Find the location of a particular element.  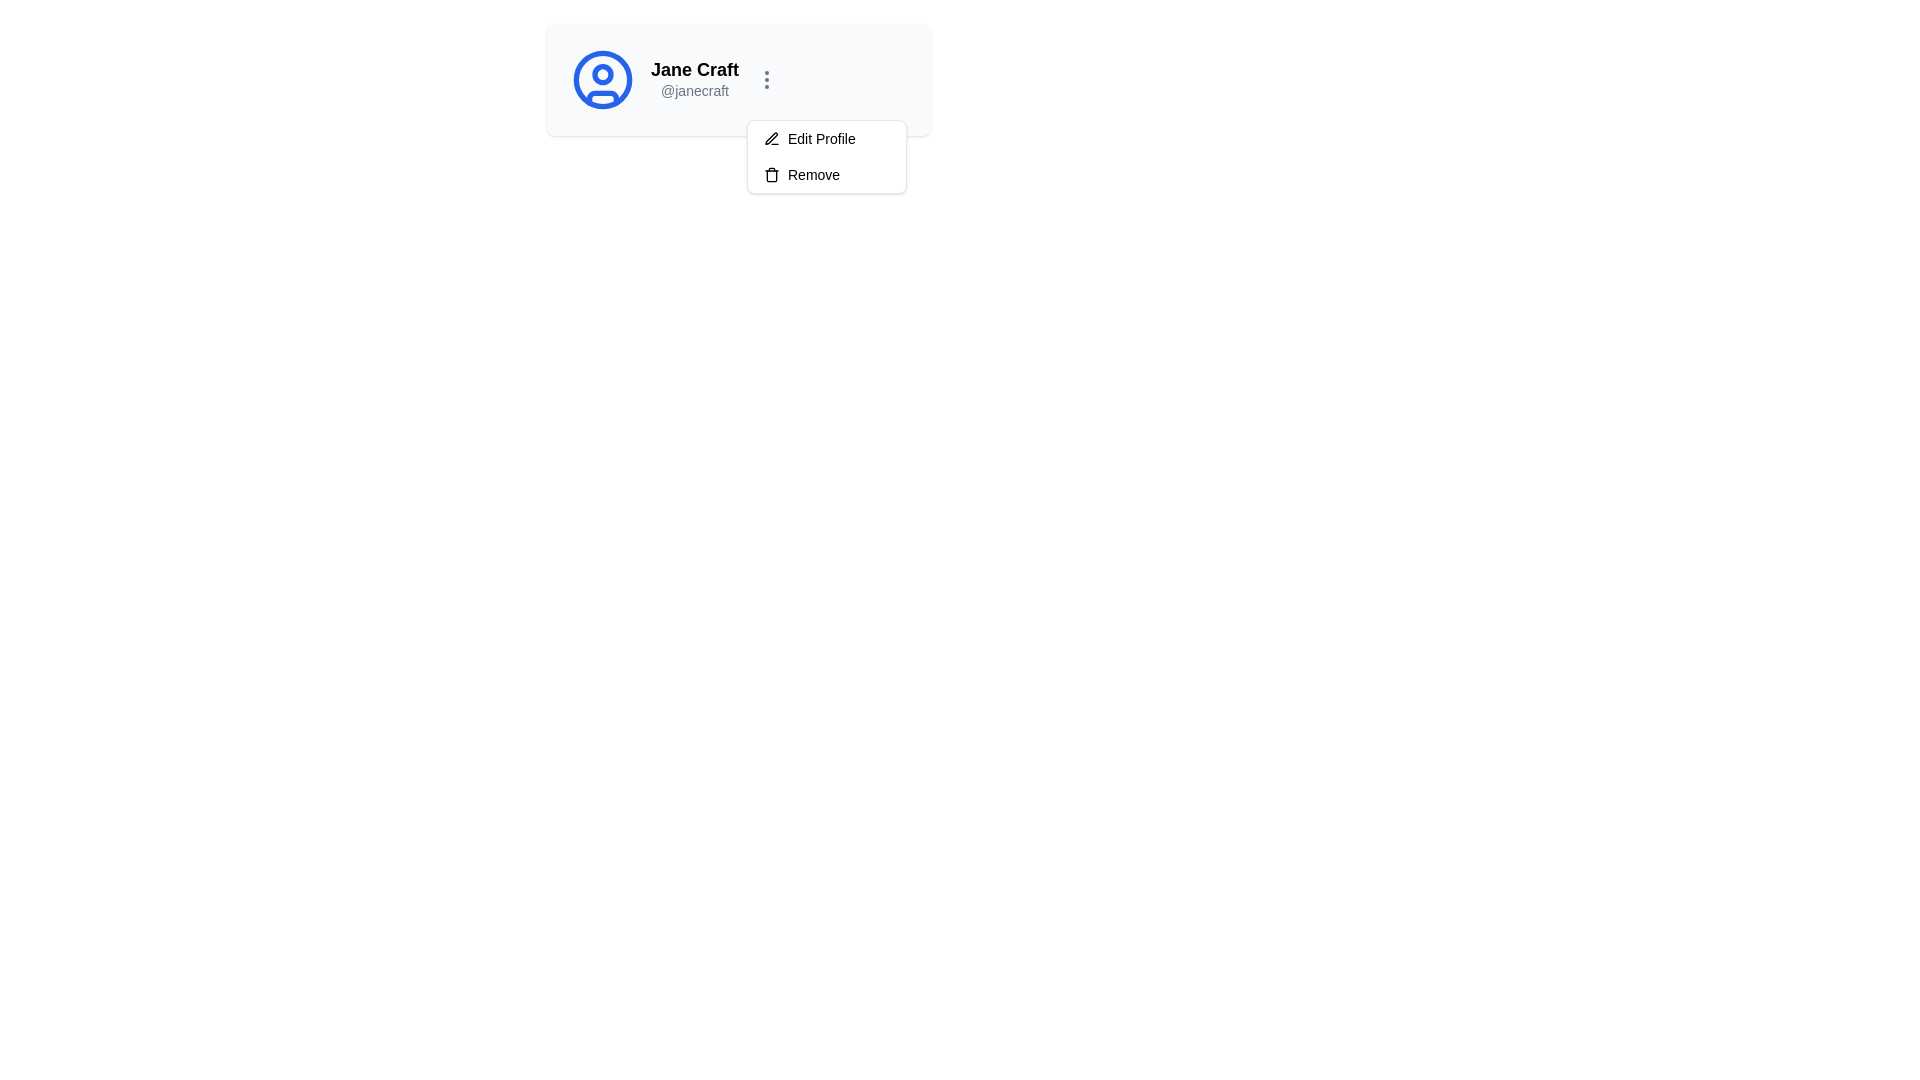

the pen icon located to the left of the 'Edit Profile' text label, which features a minimalist linear outline design is located at coordinates (771, 137).